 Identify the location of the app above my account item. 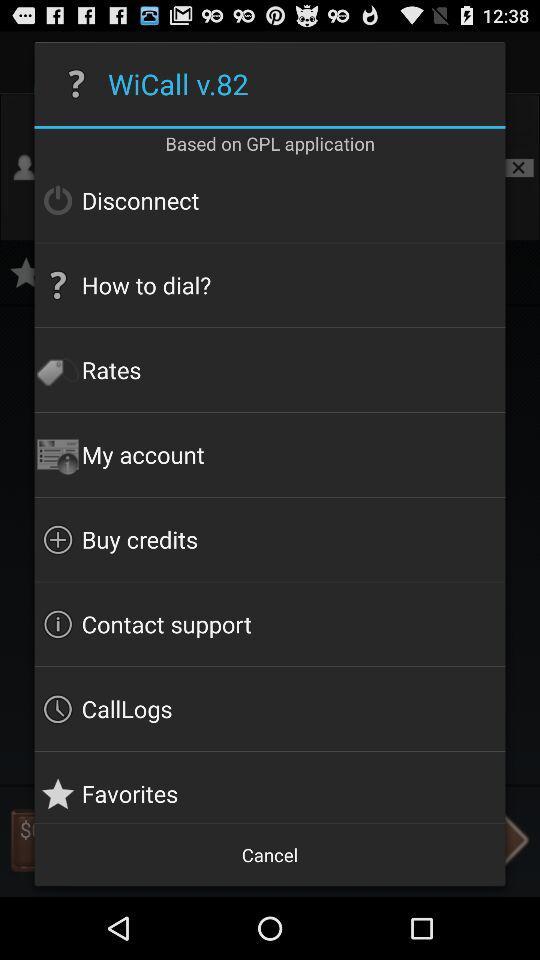
(270, 369).